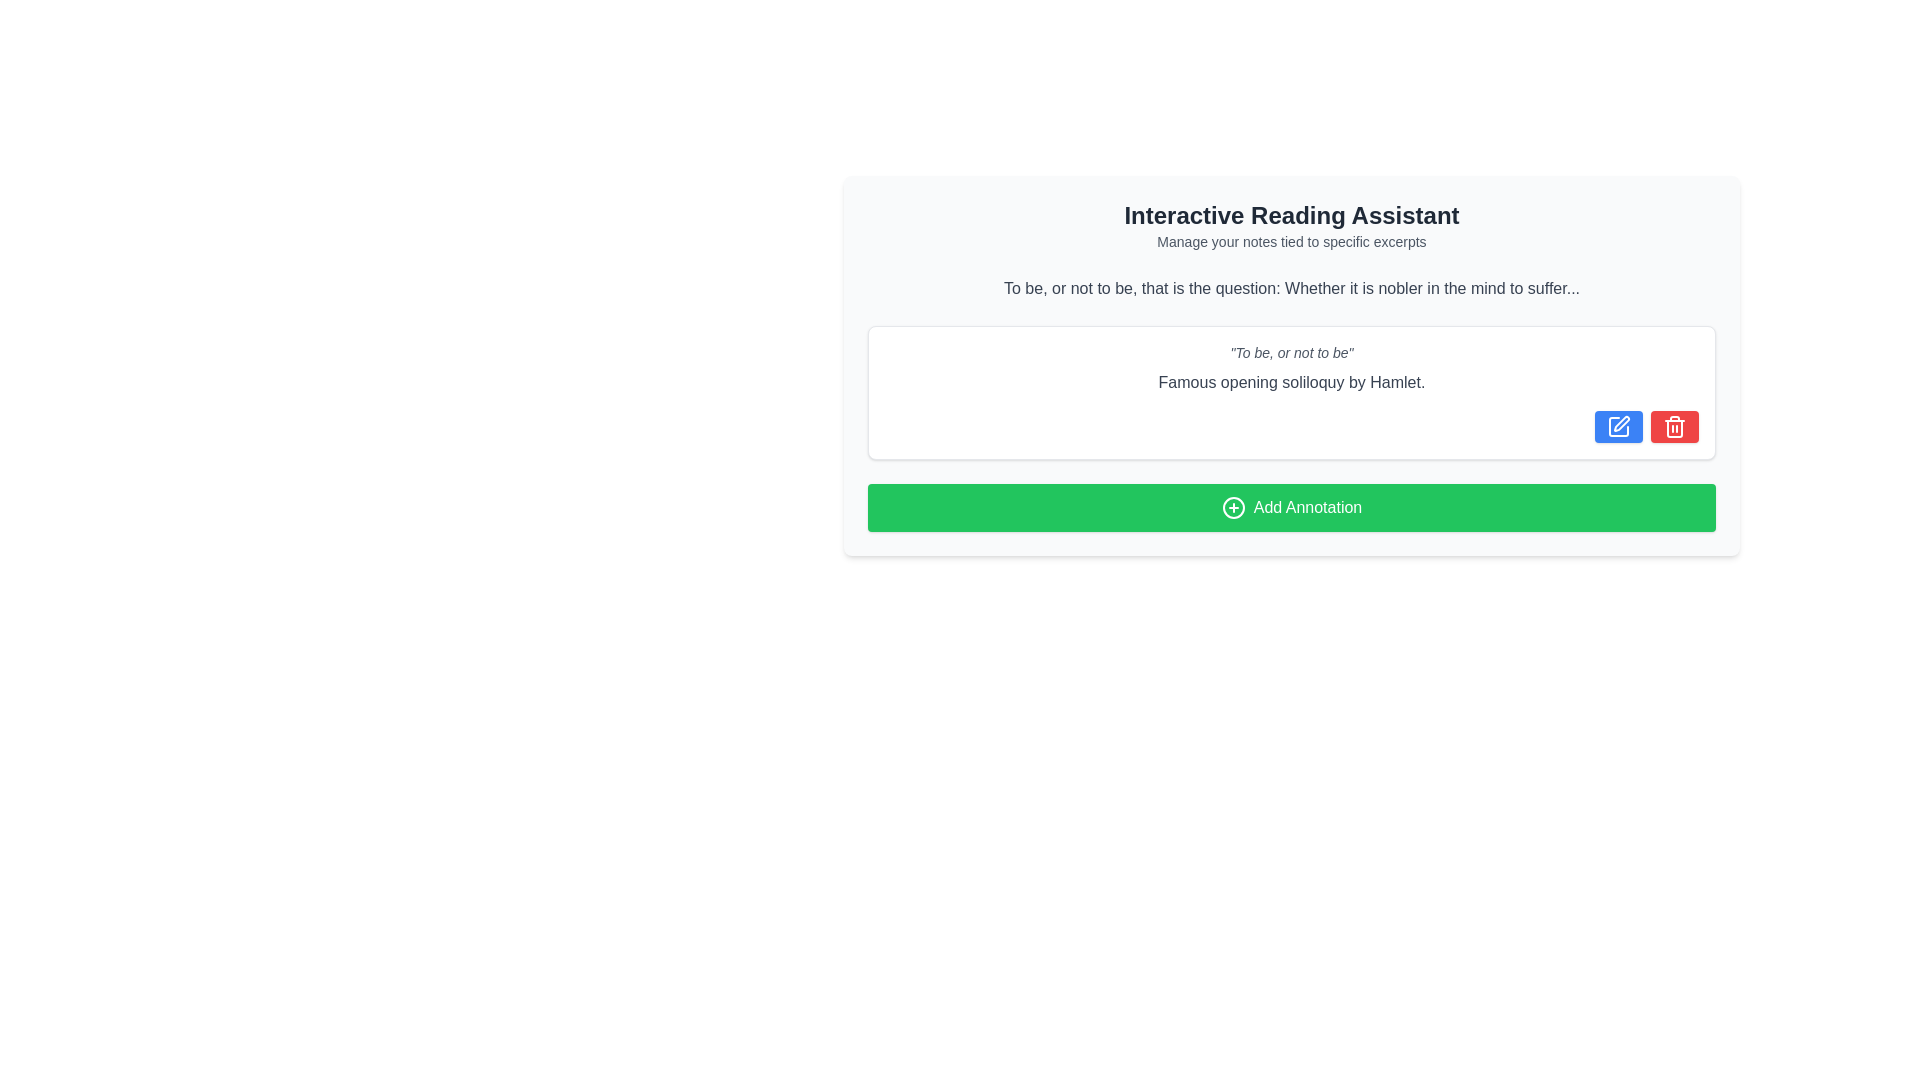  I want to click on the static text that provides supplementary information about the 'Interactive Reading Assistant' feature, which is positioned directly below the title and spans horizontally across the center of the interface, so click(1291, 241).